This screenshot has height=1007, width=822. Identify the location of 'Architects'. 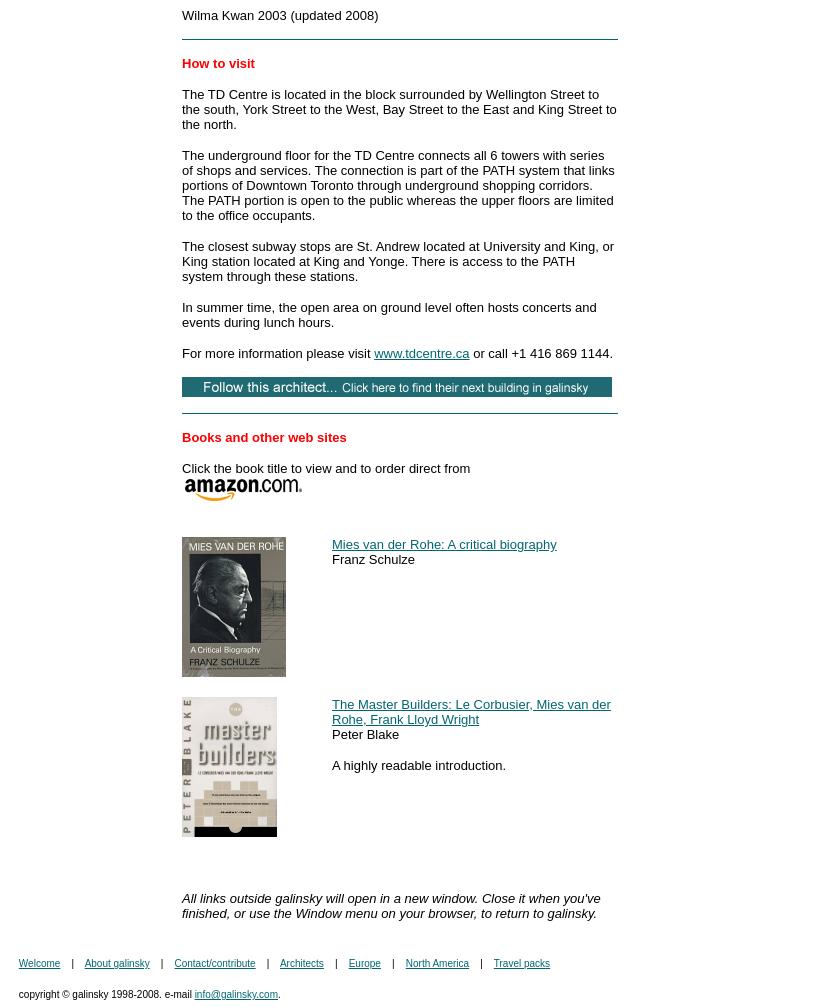
(301, 962).